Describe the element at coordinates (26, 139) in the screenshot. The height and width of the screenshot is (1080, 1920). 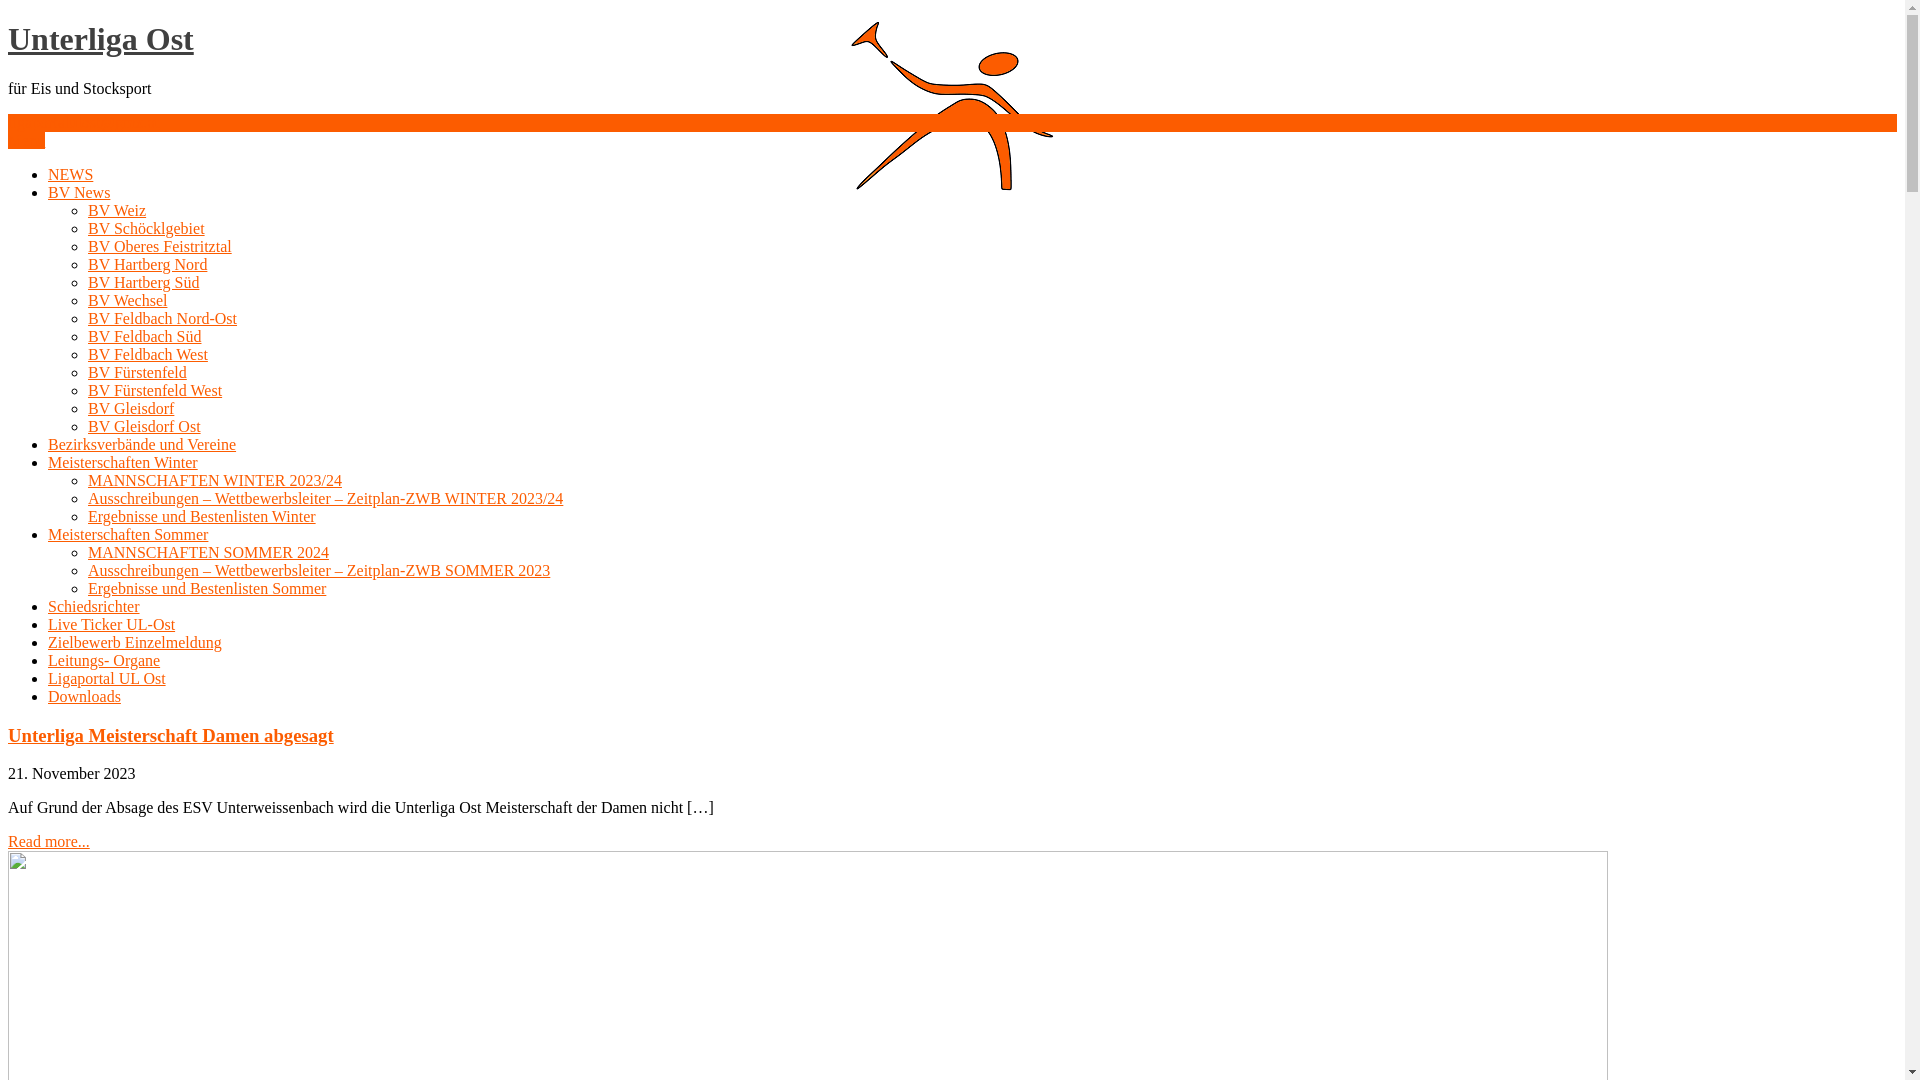
I see `'Menu'` at that location.